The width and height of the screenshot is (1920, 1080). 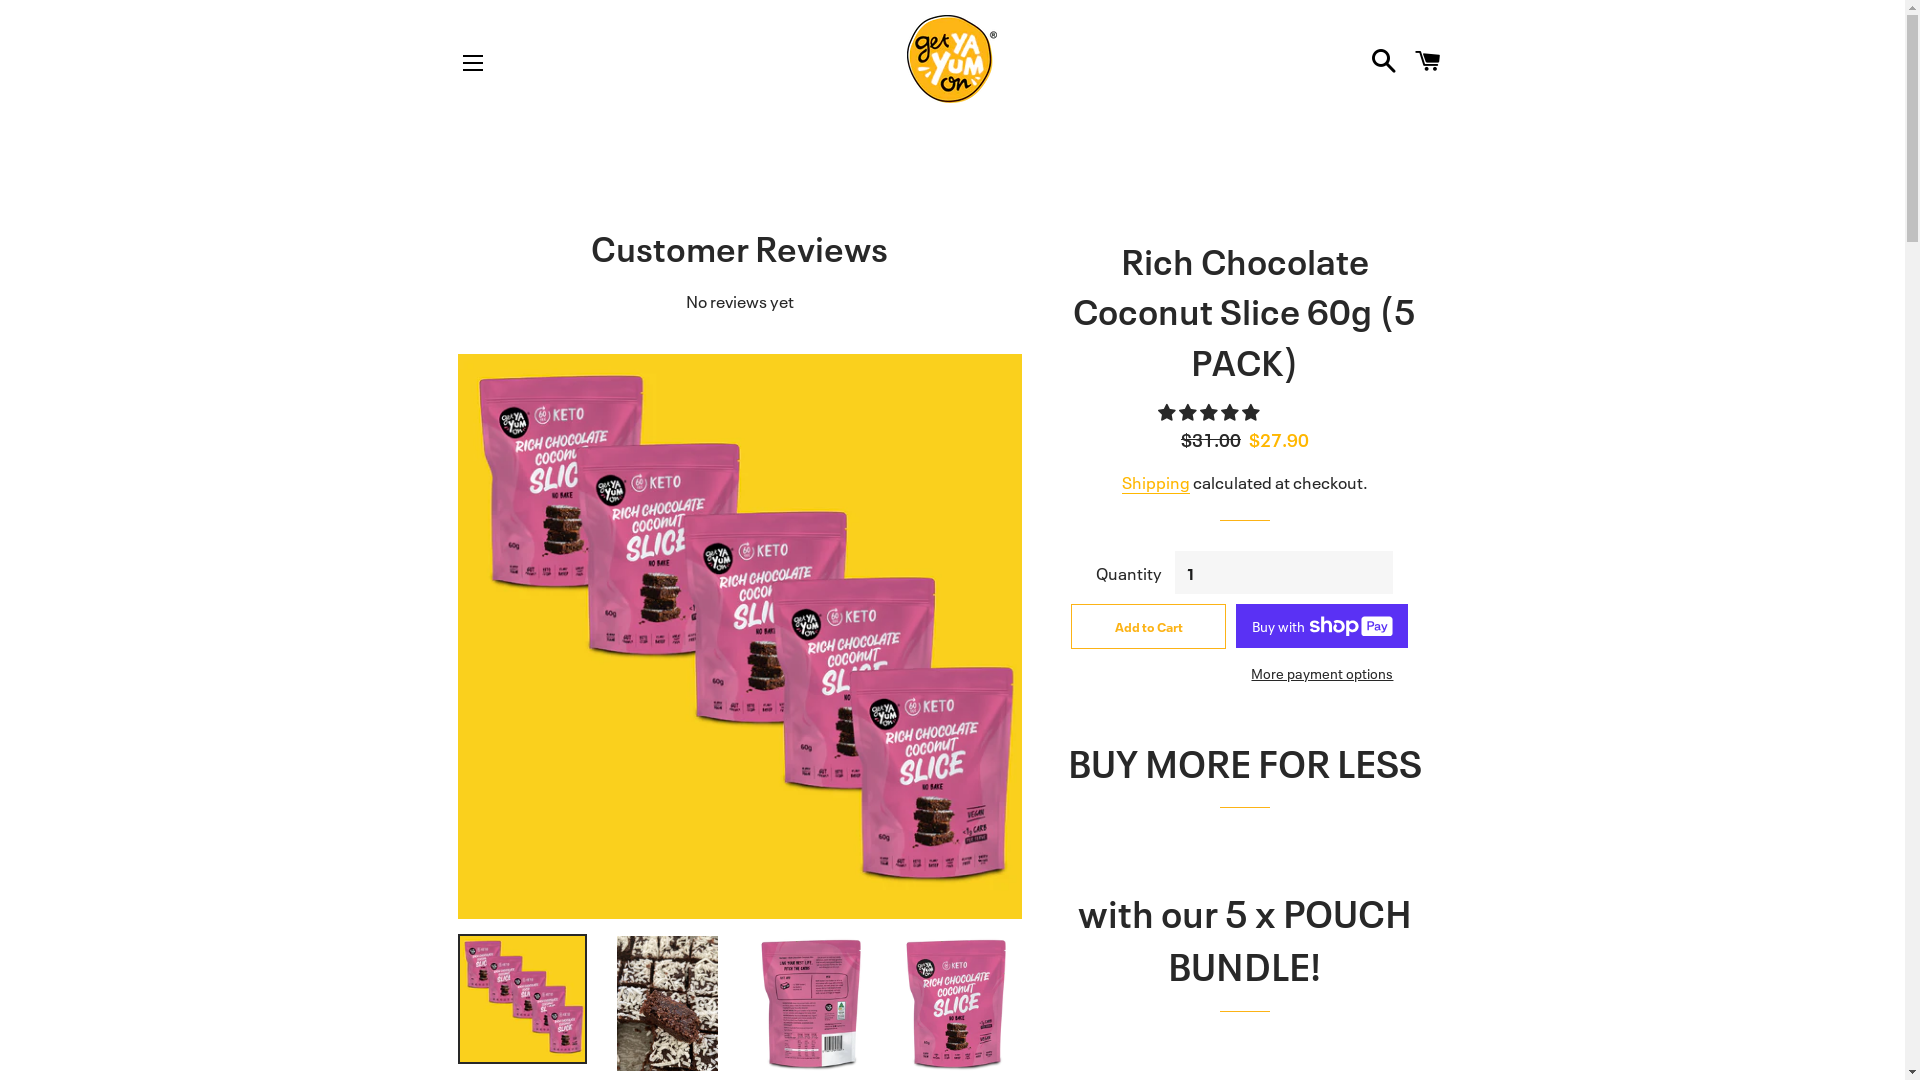 I want to click on 'Cart', so click(x=1405, y=57).